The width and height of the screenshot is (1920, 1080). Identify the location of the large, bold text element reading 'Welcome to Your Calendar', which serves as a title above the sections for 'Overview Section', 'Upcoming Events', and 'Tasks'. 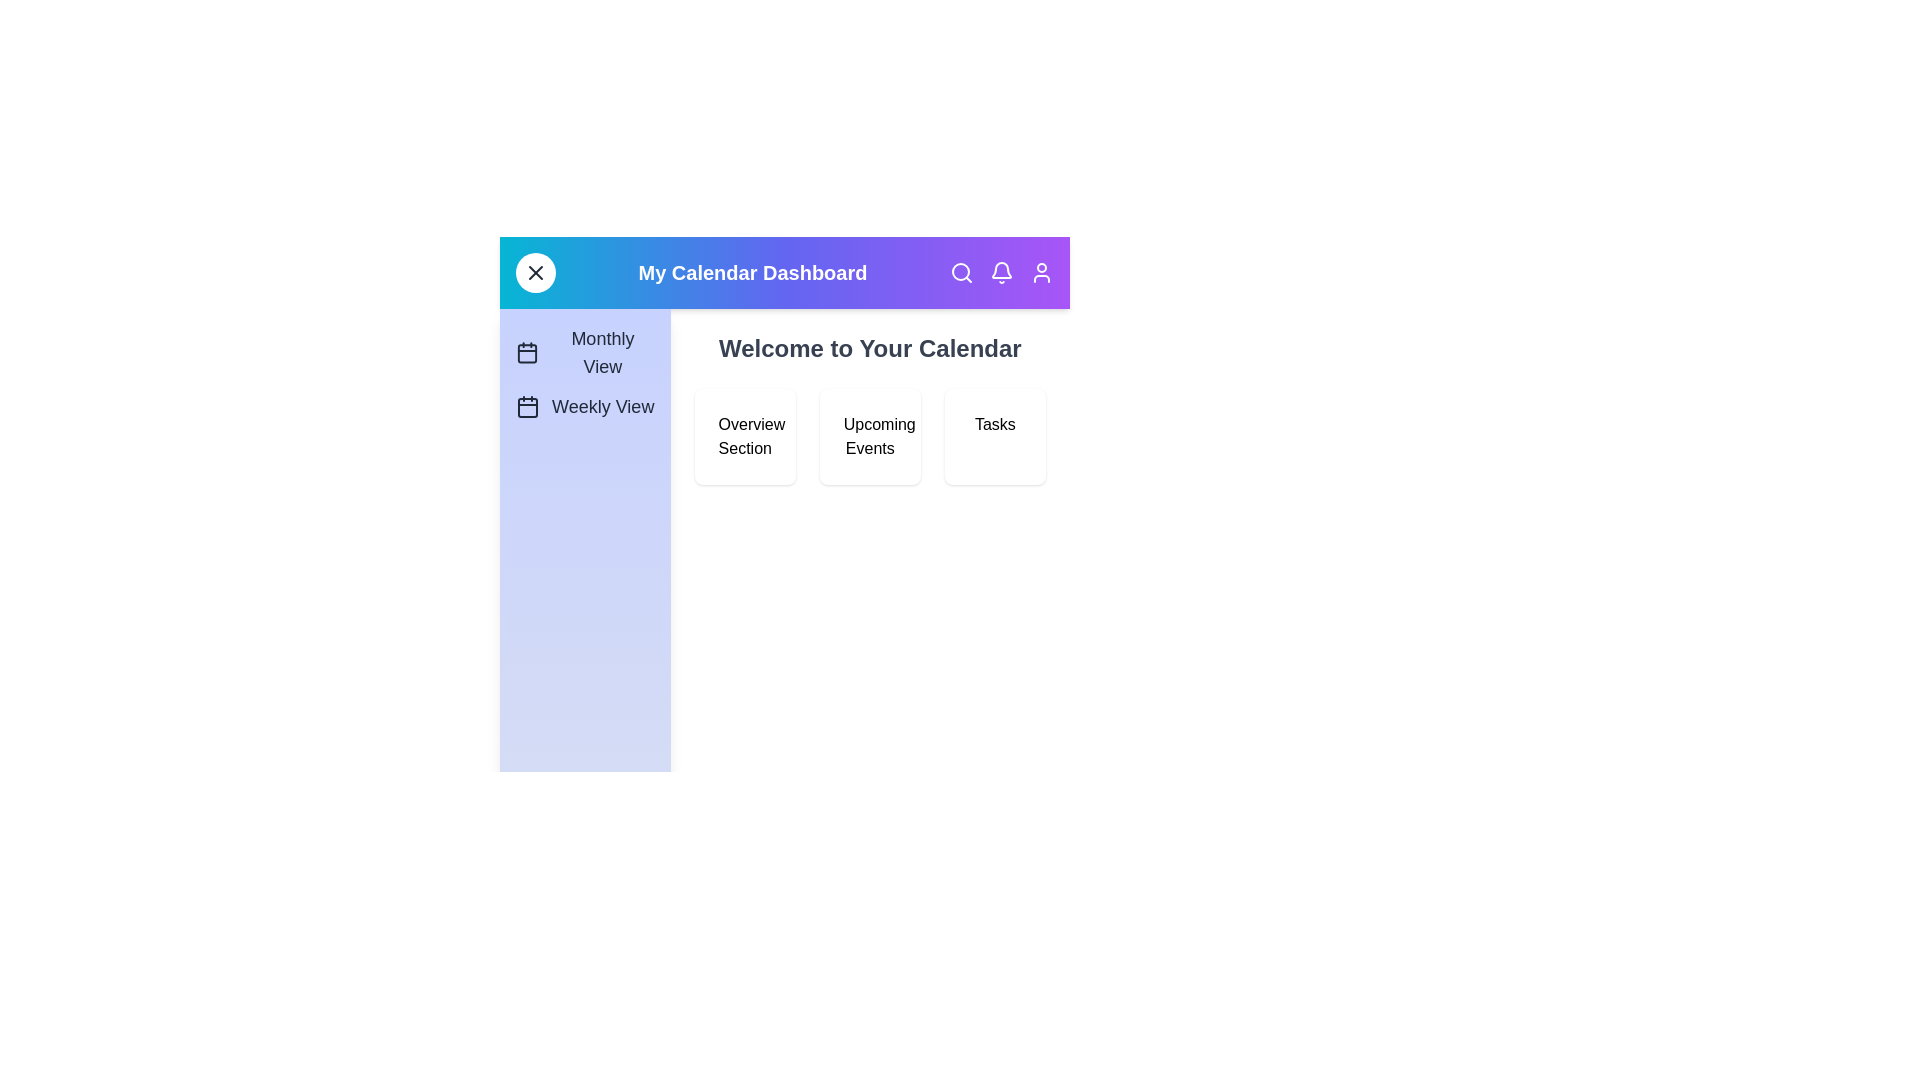
(870, 347).